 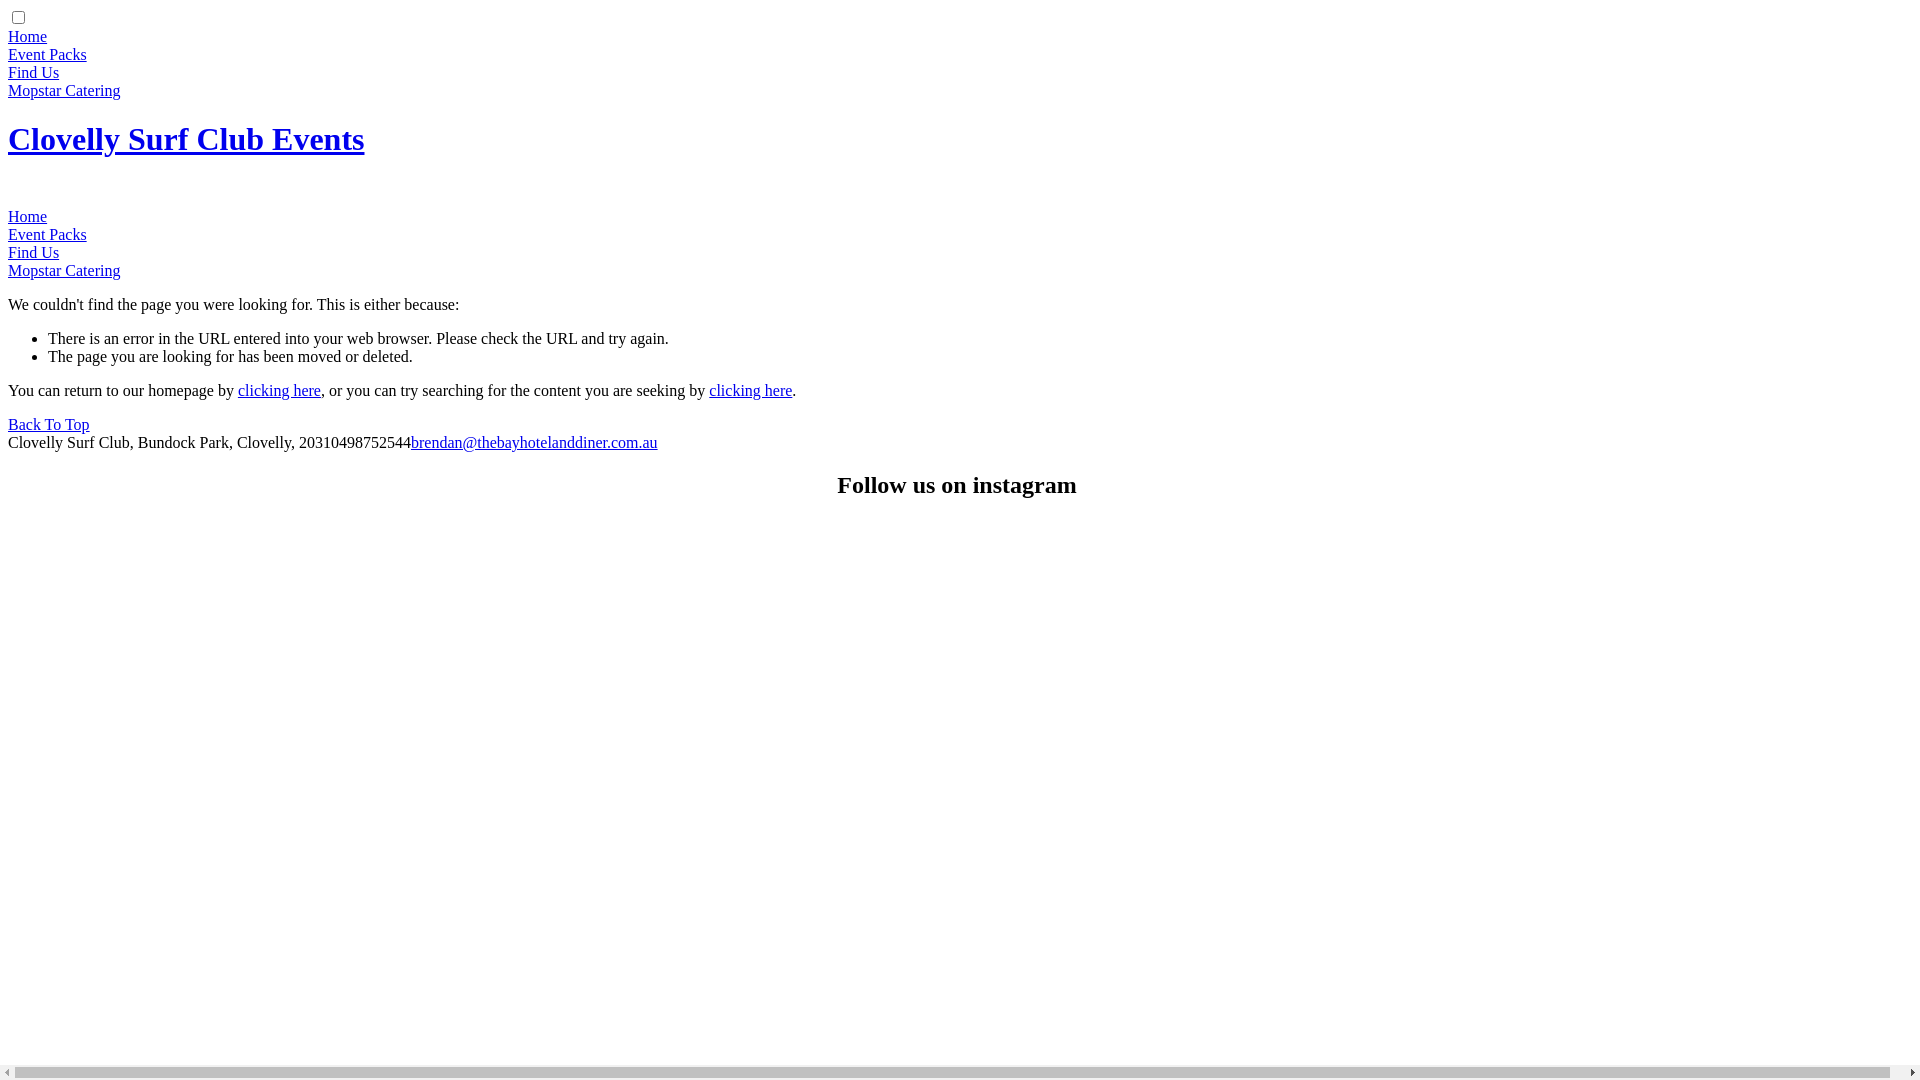 What do you see at coordinates (8, 233) in the screenshot?
I see `'Event Packs'` at bounding box center [8, 233].